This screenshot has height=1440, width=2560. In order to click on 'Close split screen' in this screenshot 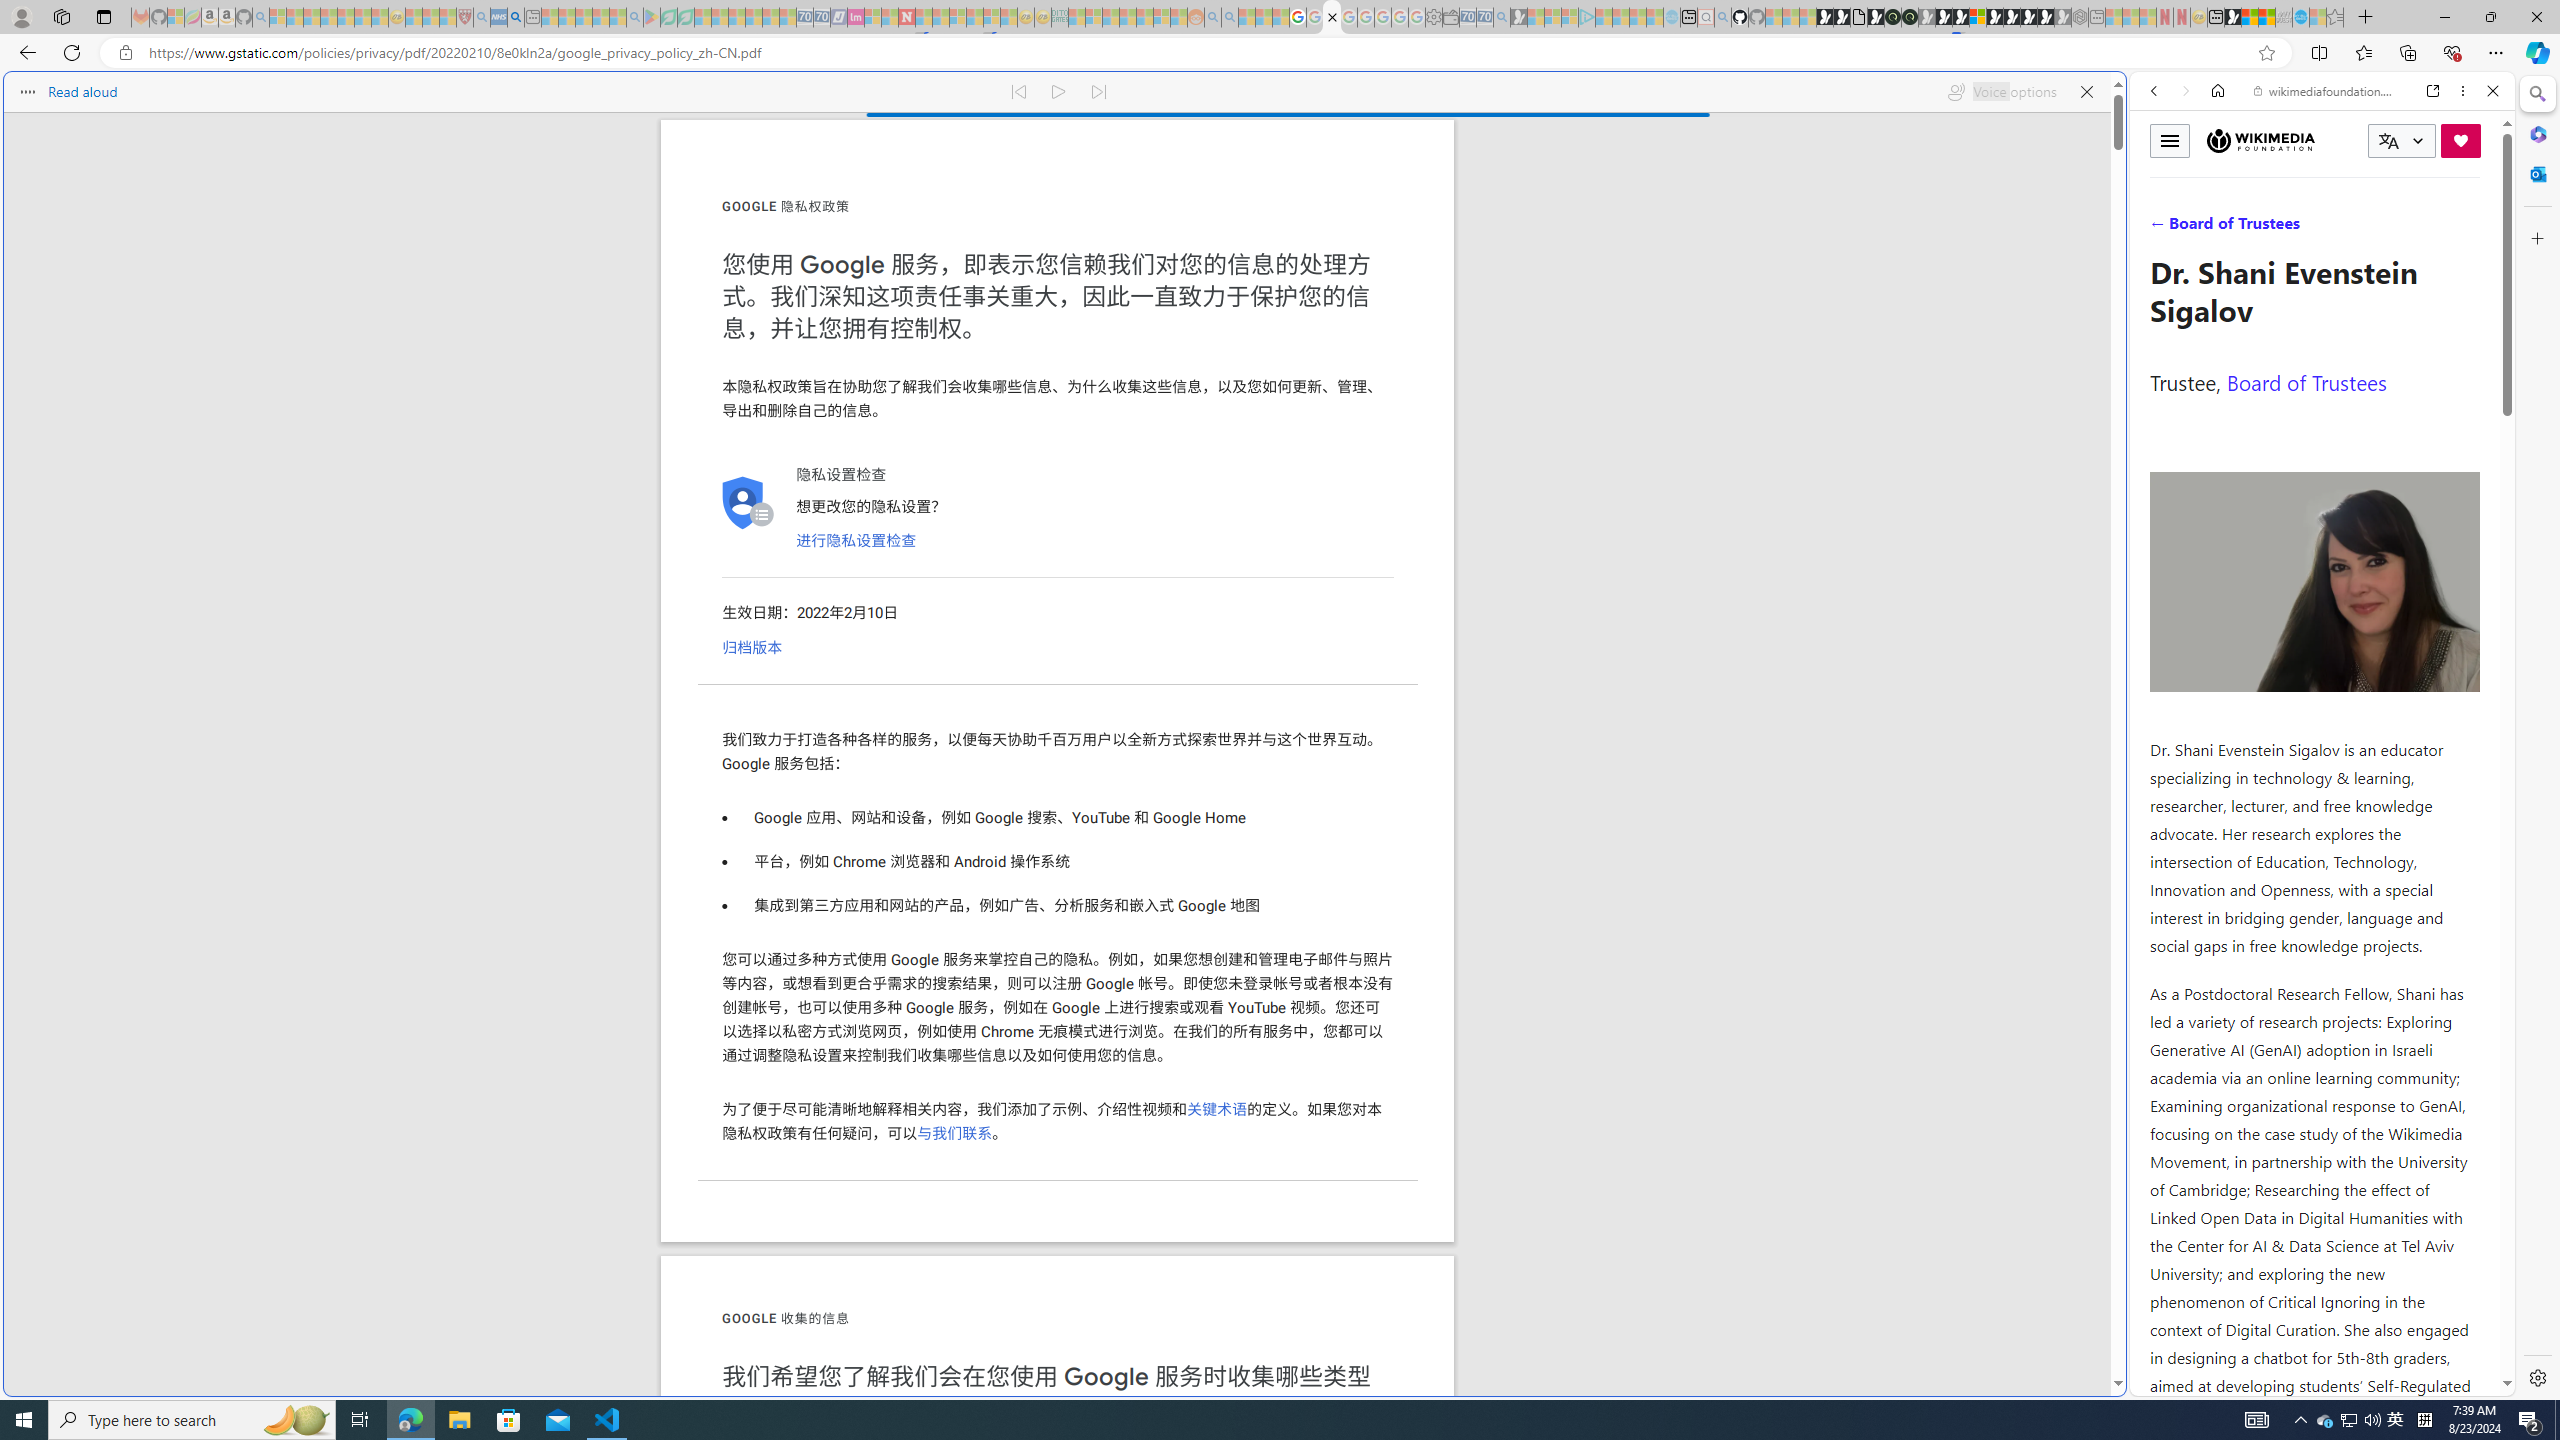, I will do `click(2123, 100)`.